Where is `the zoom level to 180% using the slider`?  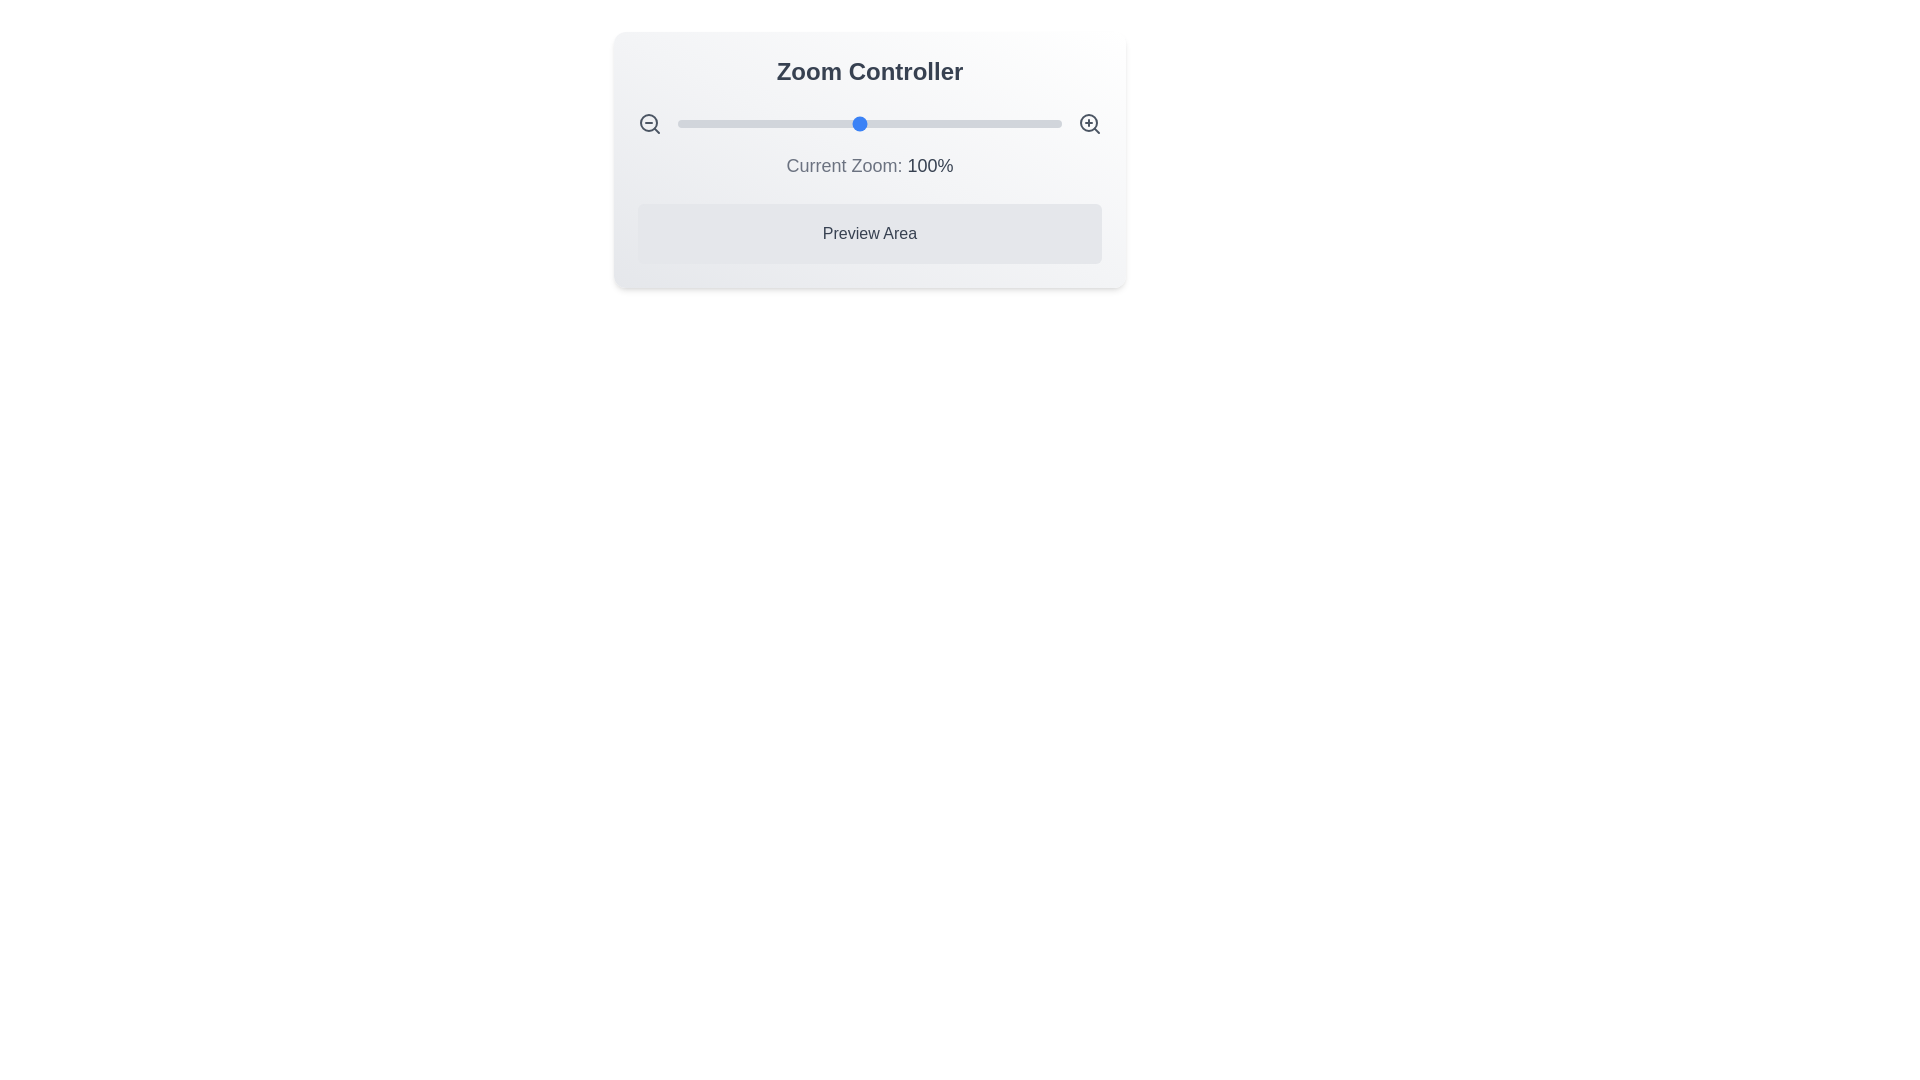
the zoom level to 180% using the slider is located at coordinates (1021, 123).